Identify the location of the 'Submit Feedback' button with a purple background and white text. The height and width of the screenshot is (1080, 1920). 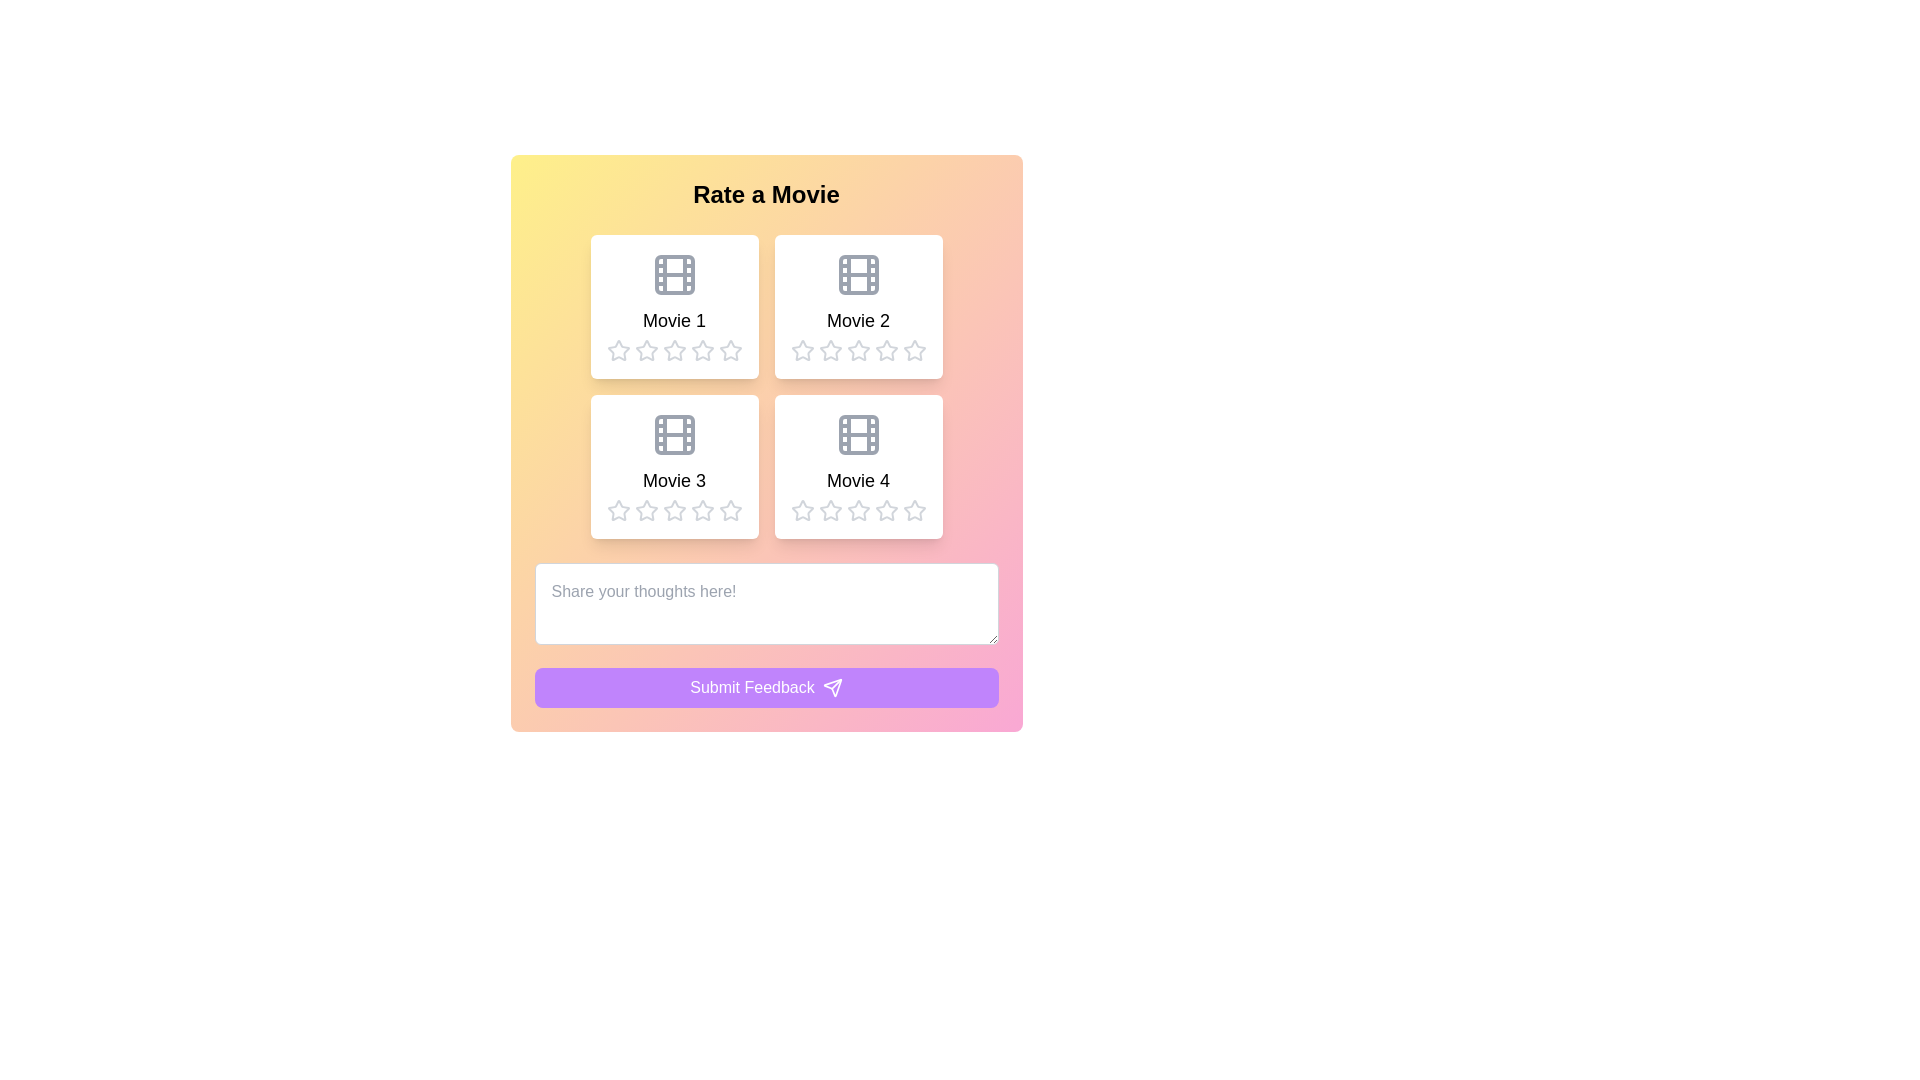
(765, 686).